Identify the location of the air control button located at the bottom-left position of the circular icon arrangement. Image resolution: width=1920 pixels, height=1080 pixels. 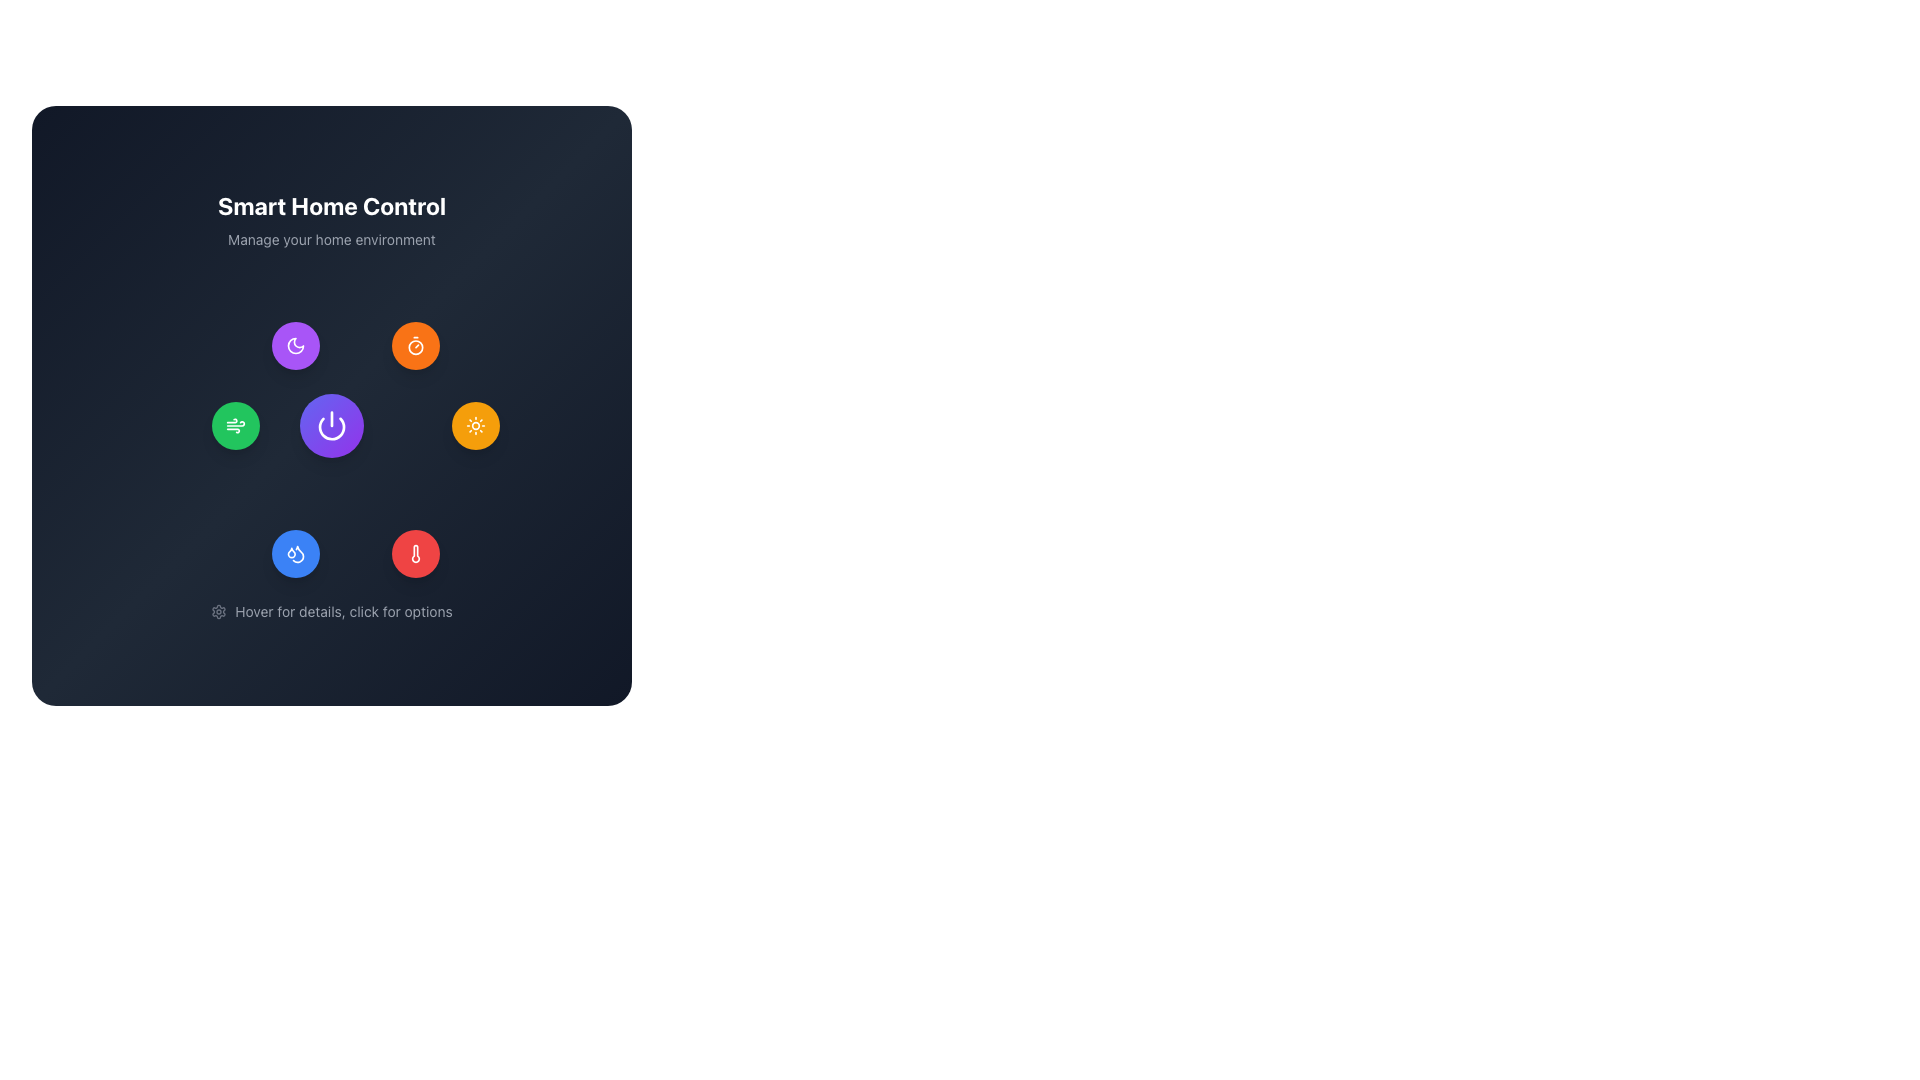
(235, 424).